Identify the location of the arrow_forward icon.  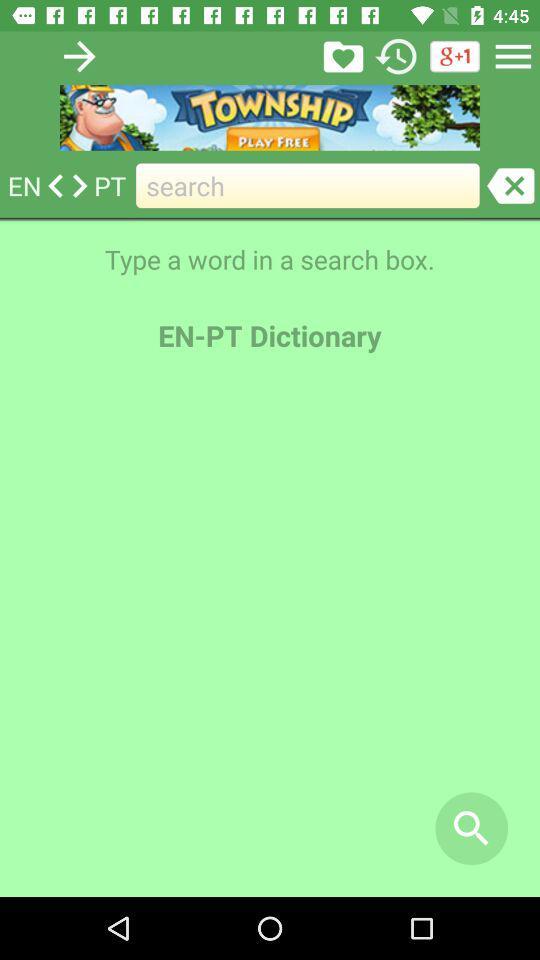
(78, 55).